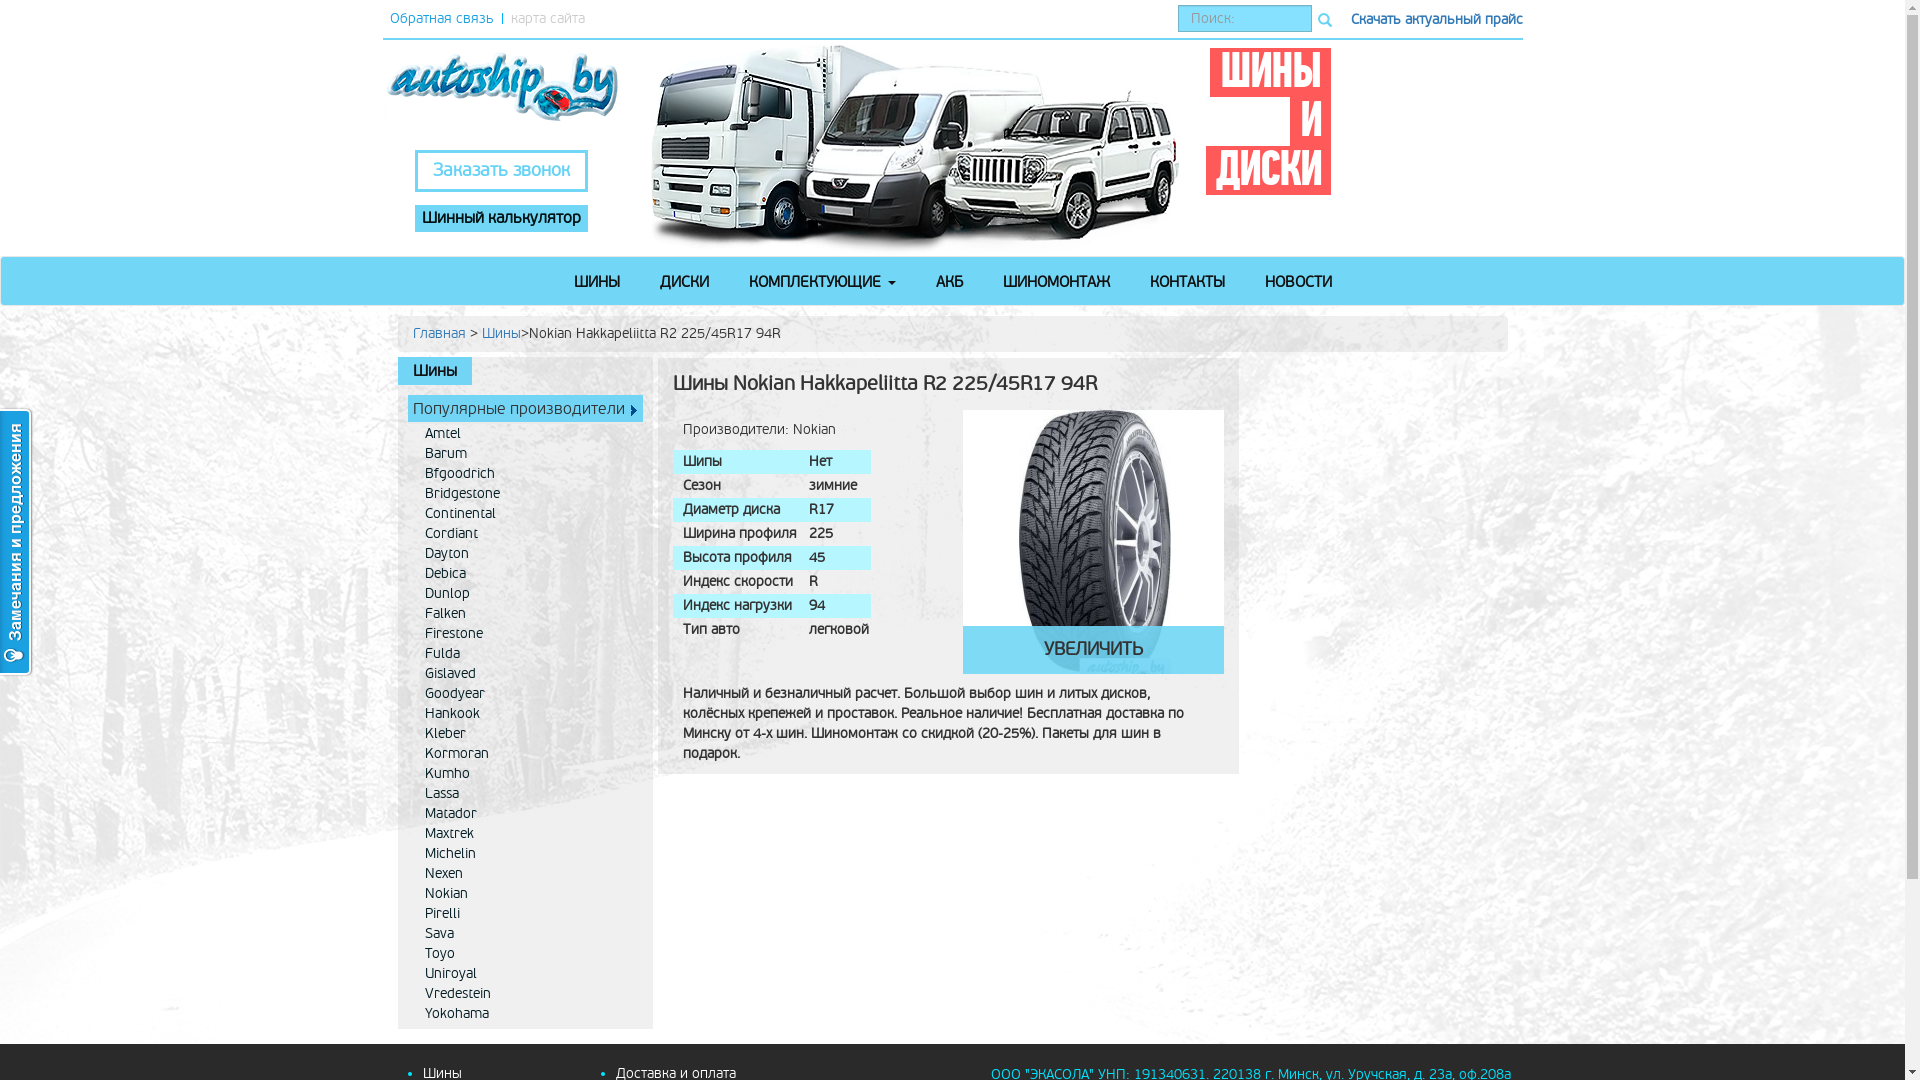 The image size is (1920, 1080). I want to click on 'Bridgestone', so click(528, 493).